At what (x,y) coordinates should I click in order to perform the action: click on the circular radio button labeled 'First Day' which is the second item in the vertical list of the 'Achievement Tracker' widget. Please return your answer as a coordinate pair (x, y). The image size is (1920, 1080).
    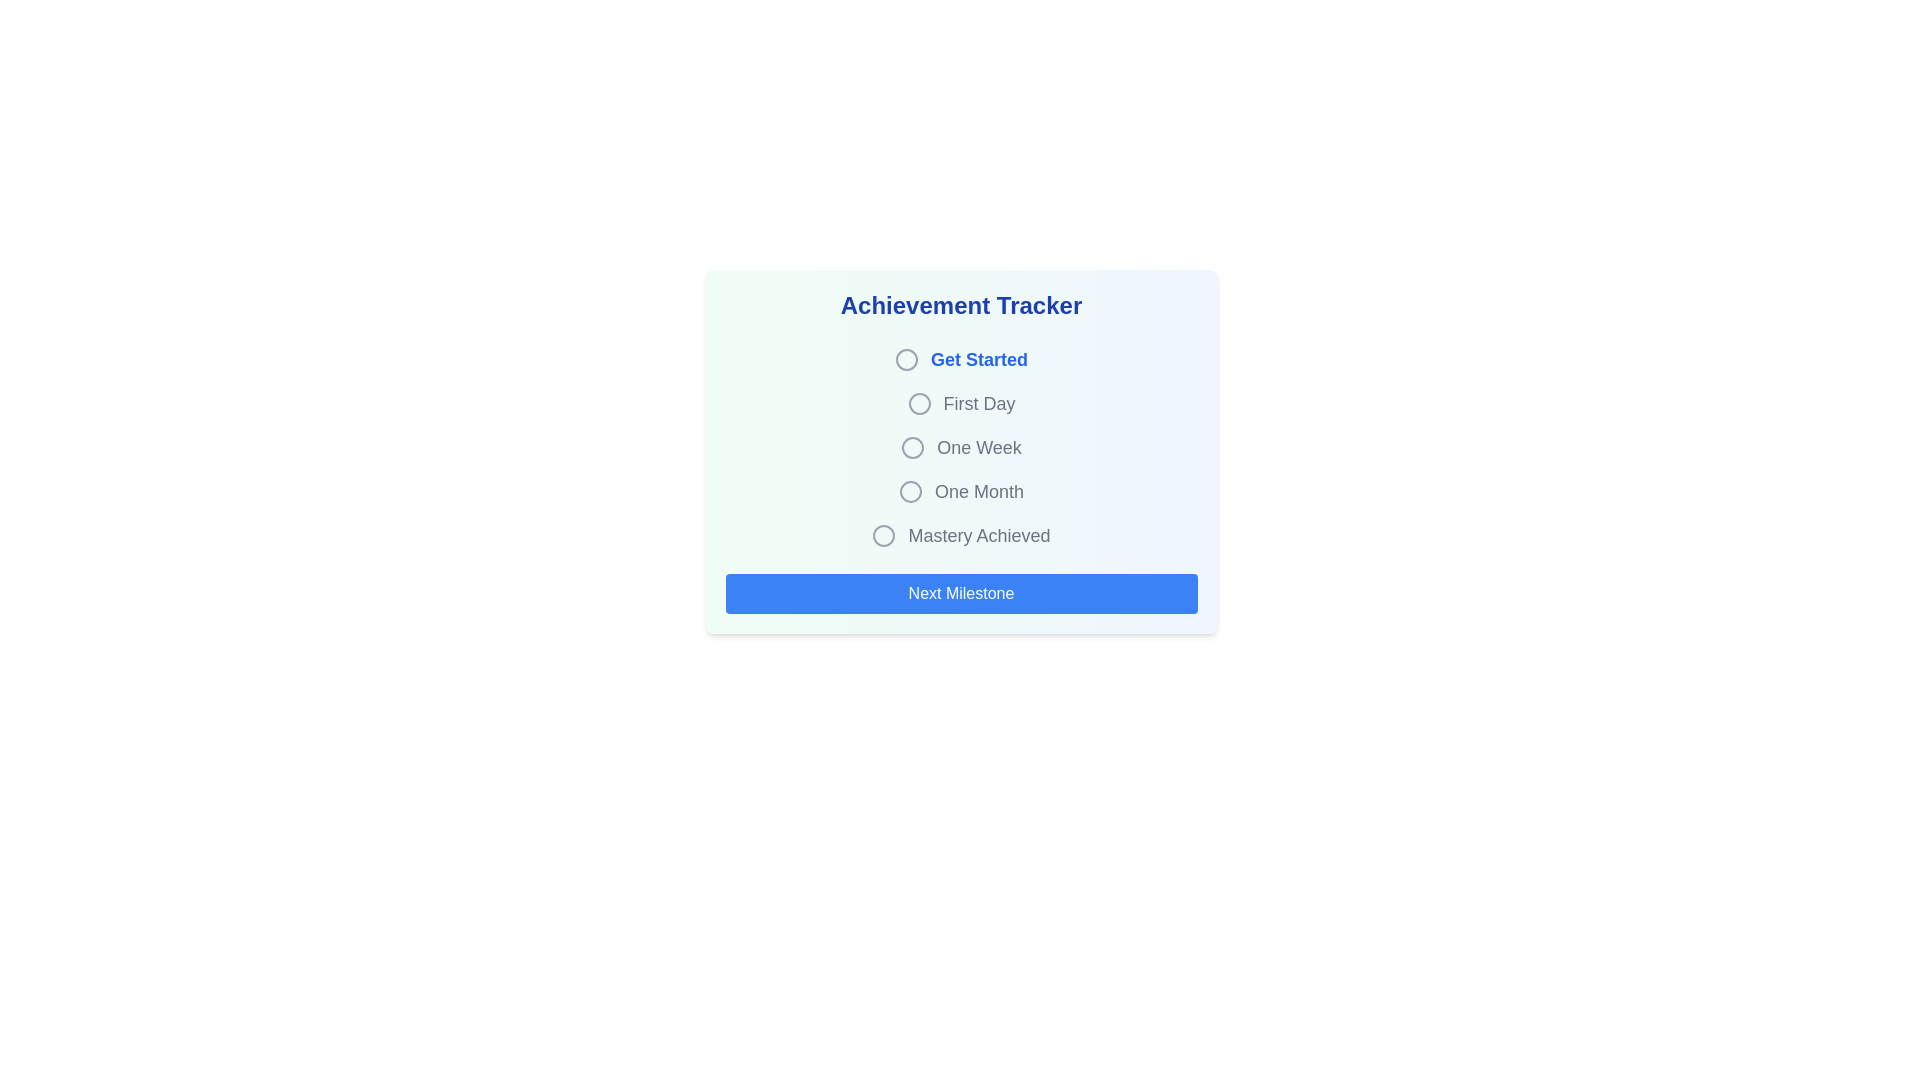
    Looking at the image, I should click on (918, 404).